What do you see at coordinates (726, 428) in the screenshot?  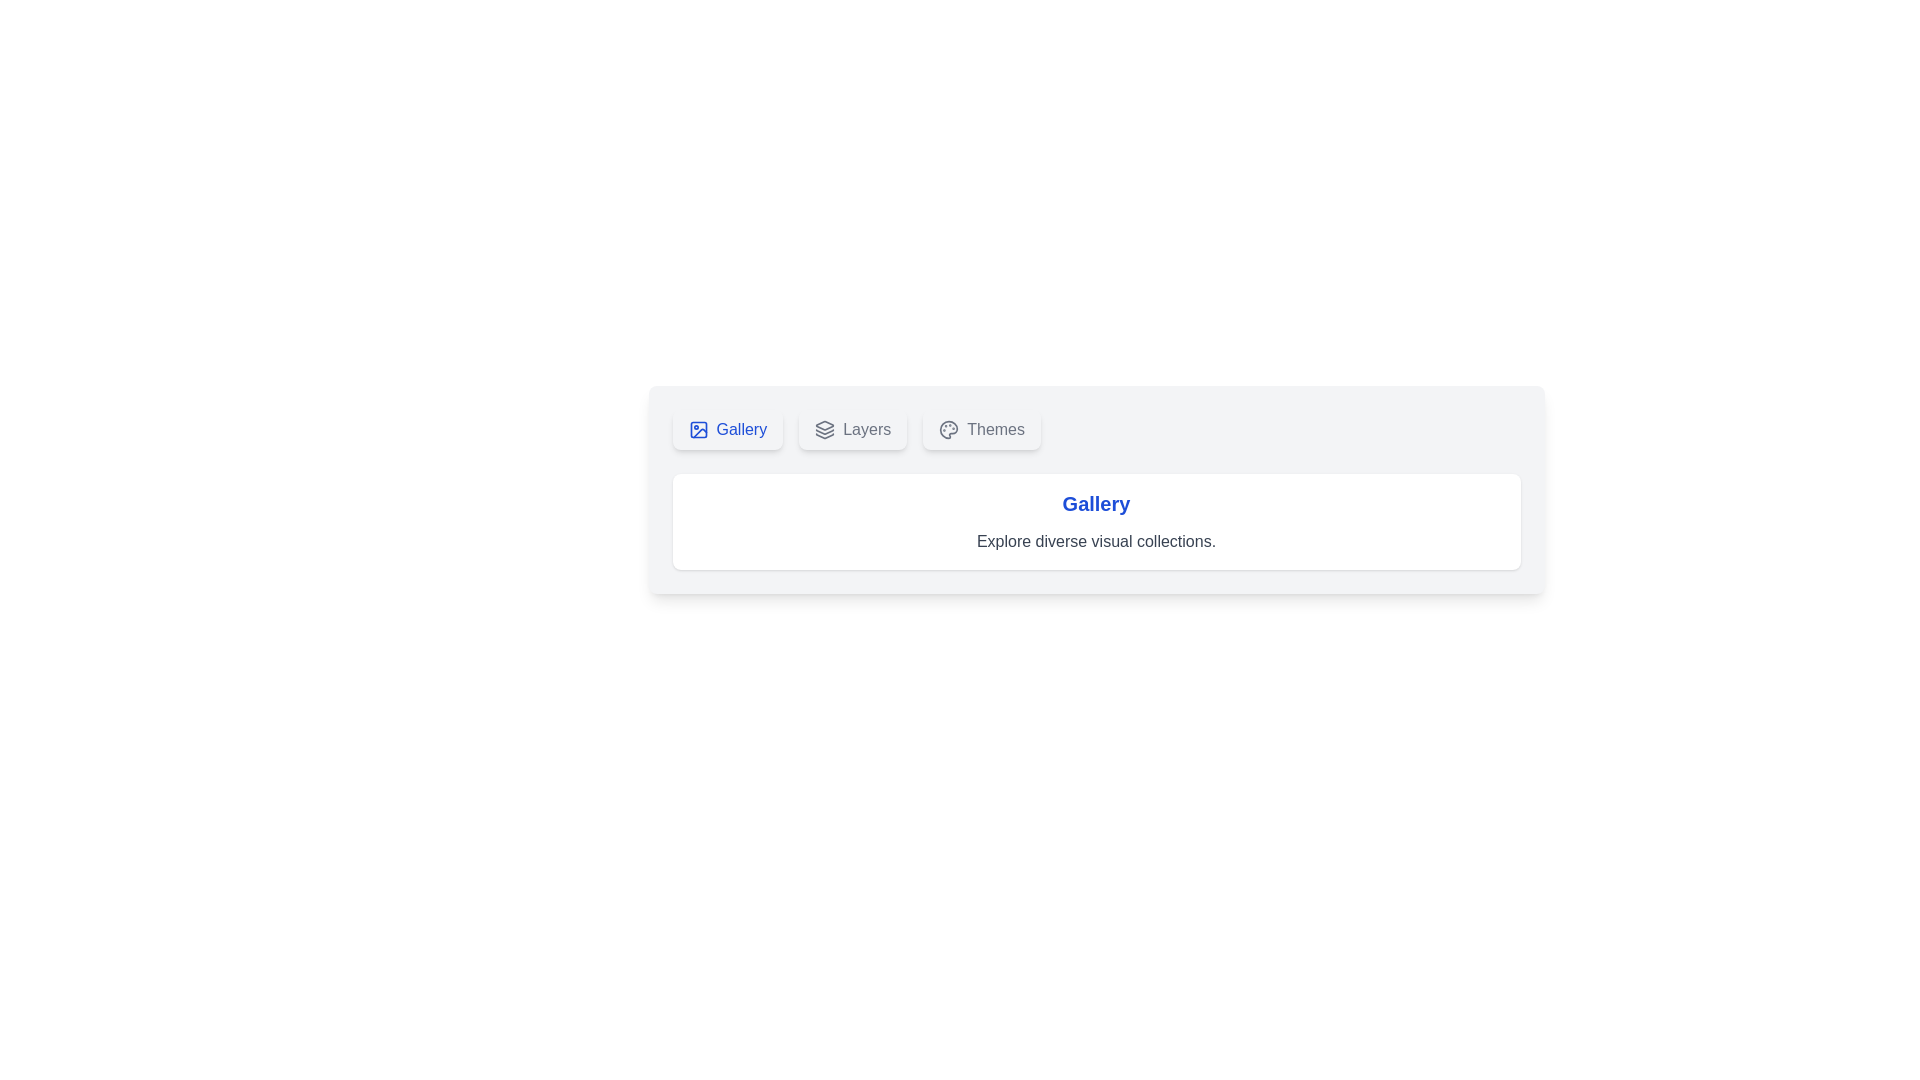 I see `the tab labeled 'Gallery' and observe its icon and label` at bounding box center [726, 428].